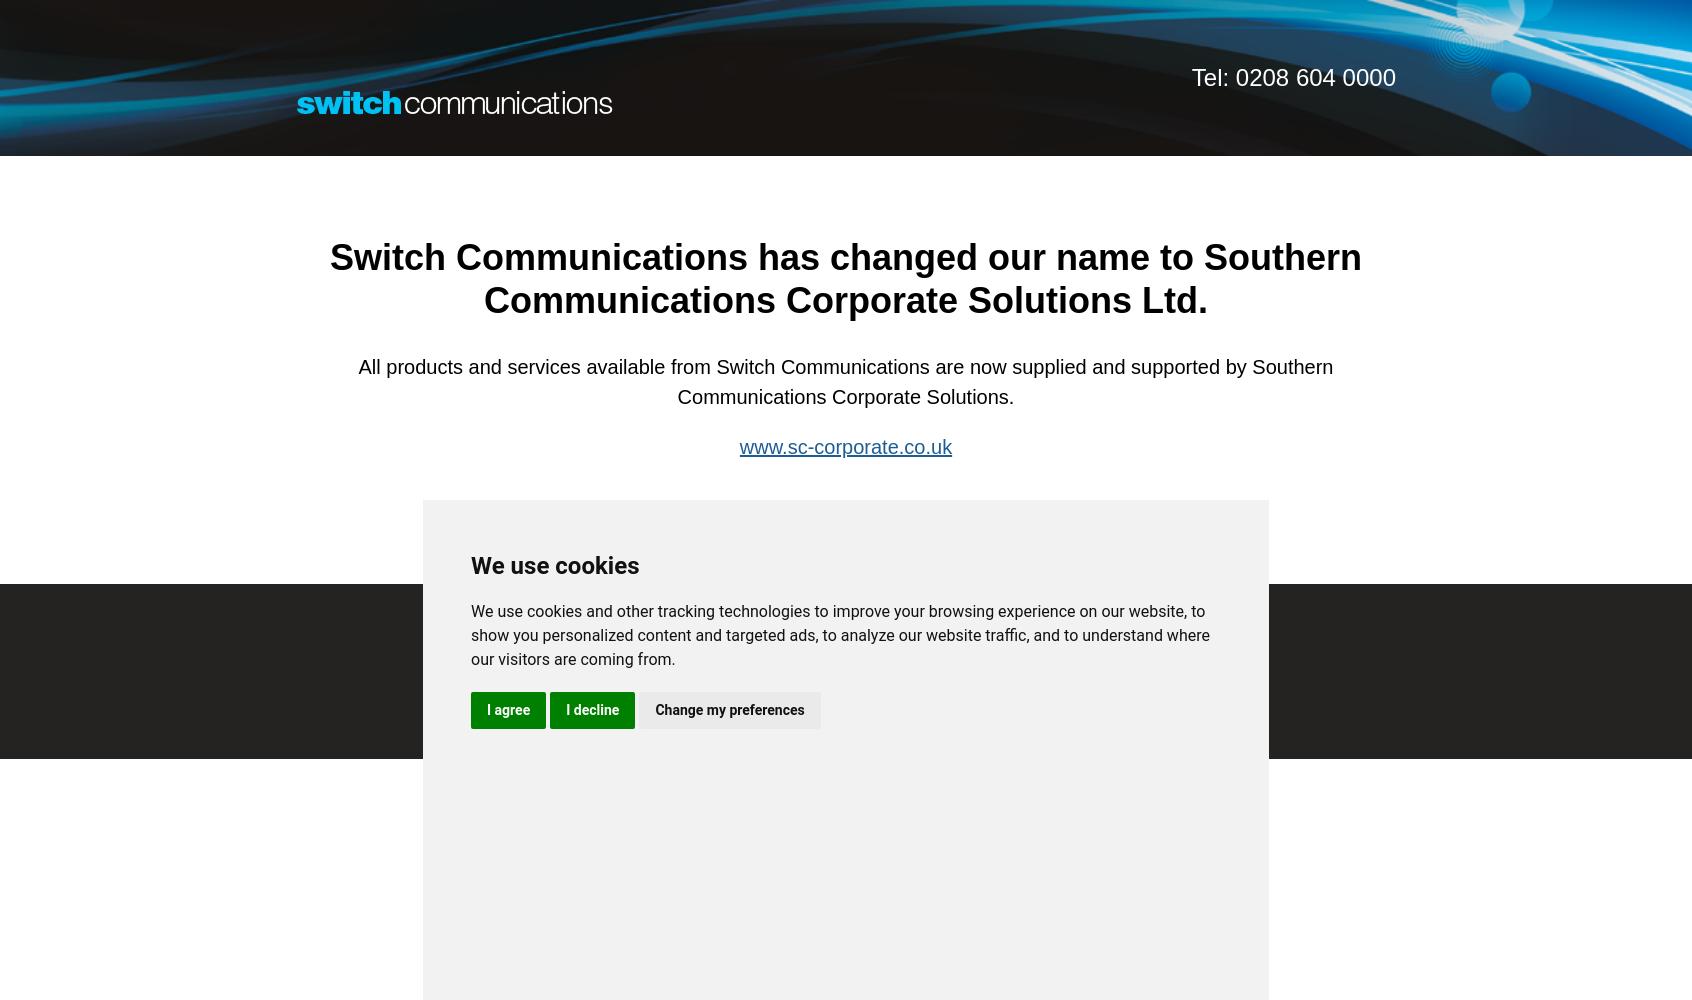 The height and width of the screenshot is (1000, 1692). Describe the element at coordinates (554, 565) in the screenshot. I see `'We use cookies'` at that location.